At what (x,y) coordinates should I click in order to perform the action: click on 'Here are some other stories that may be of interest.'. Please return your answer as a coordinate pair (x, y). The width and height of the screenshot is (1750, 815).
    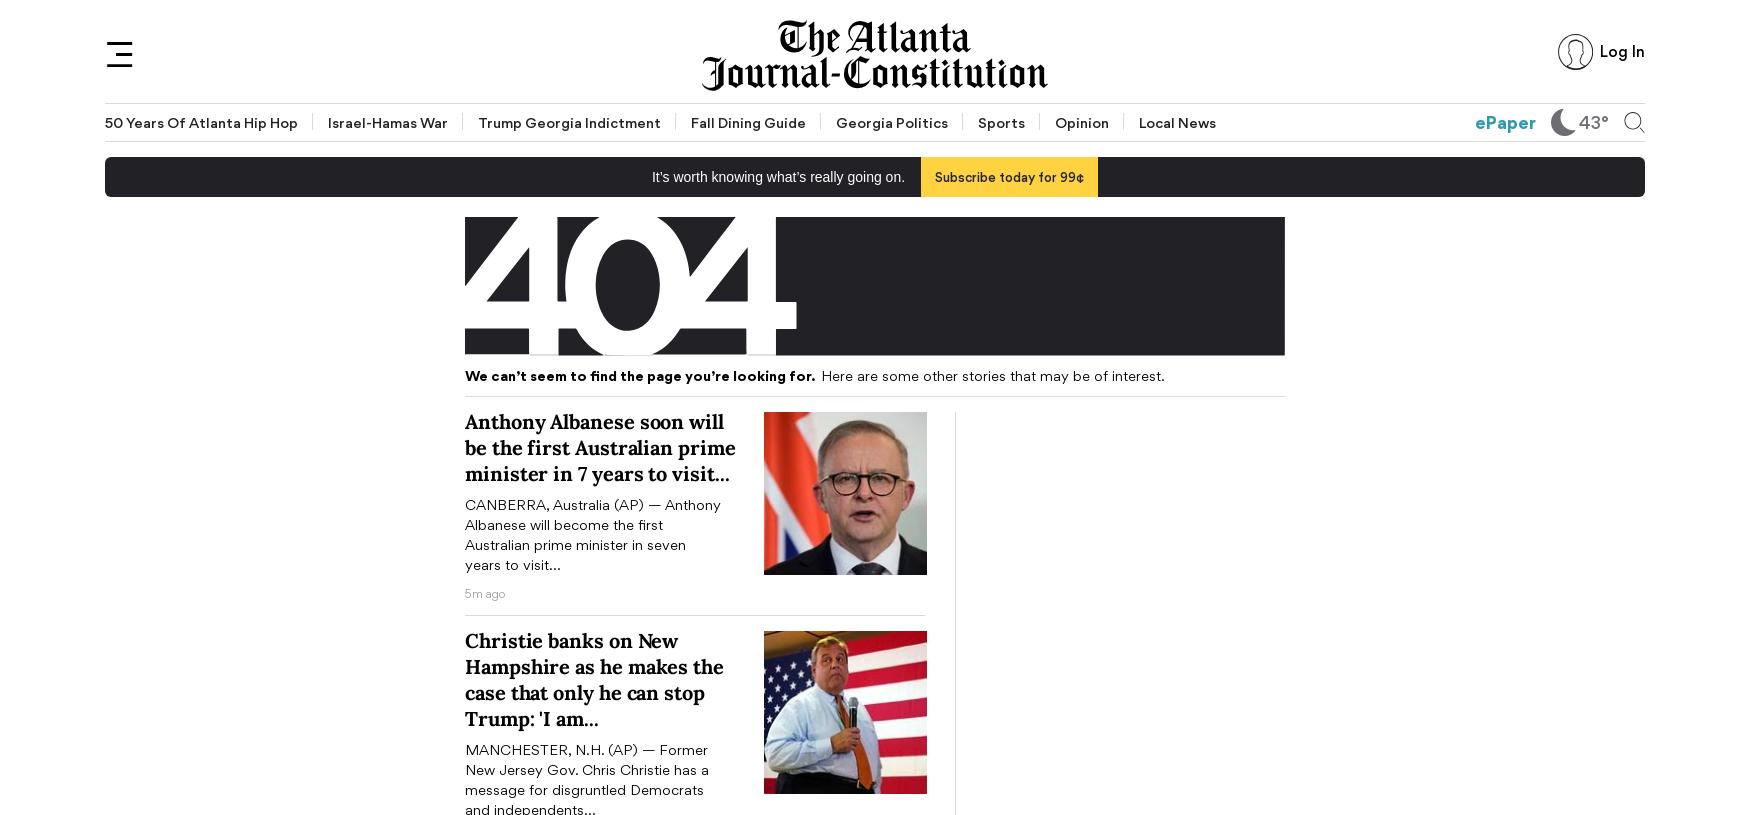
    Looking at the image, I should click on (817, 374).